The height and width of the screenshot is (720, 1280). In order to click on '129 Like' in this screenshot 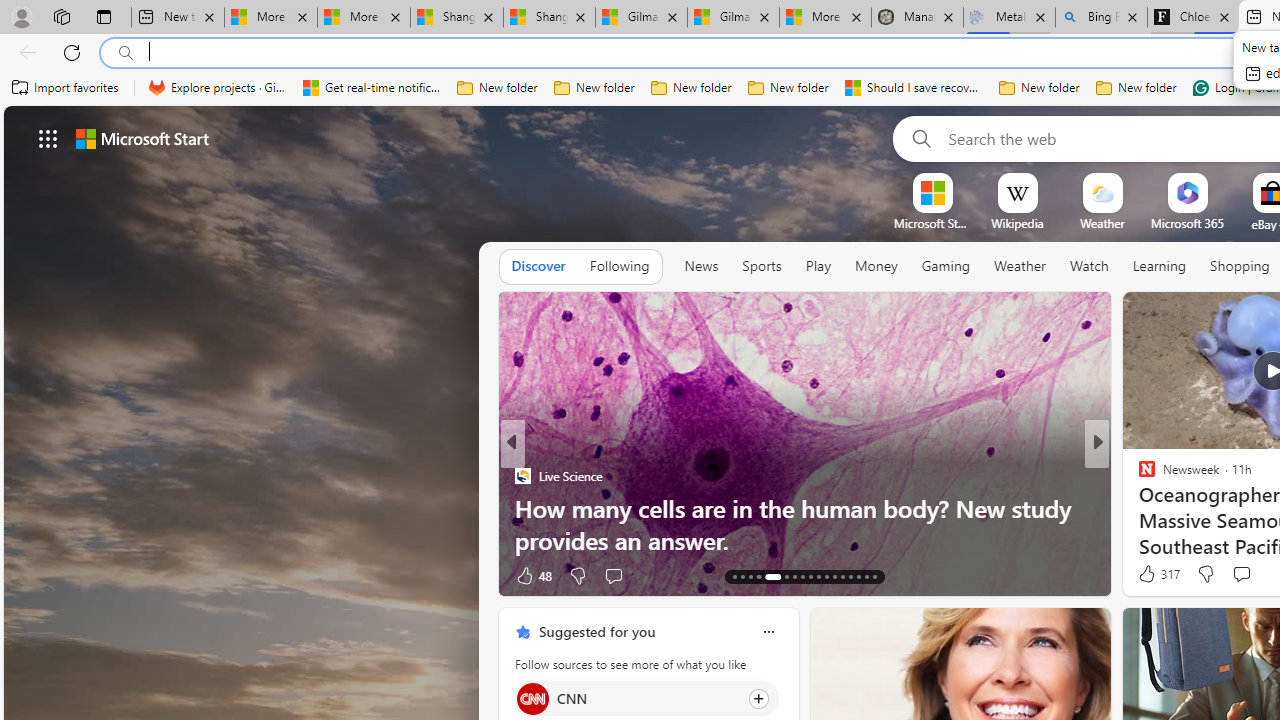, I will do `click(1152, 575)`.